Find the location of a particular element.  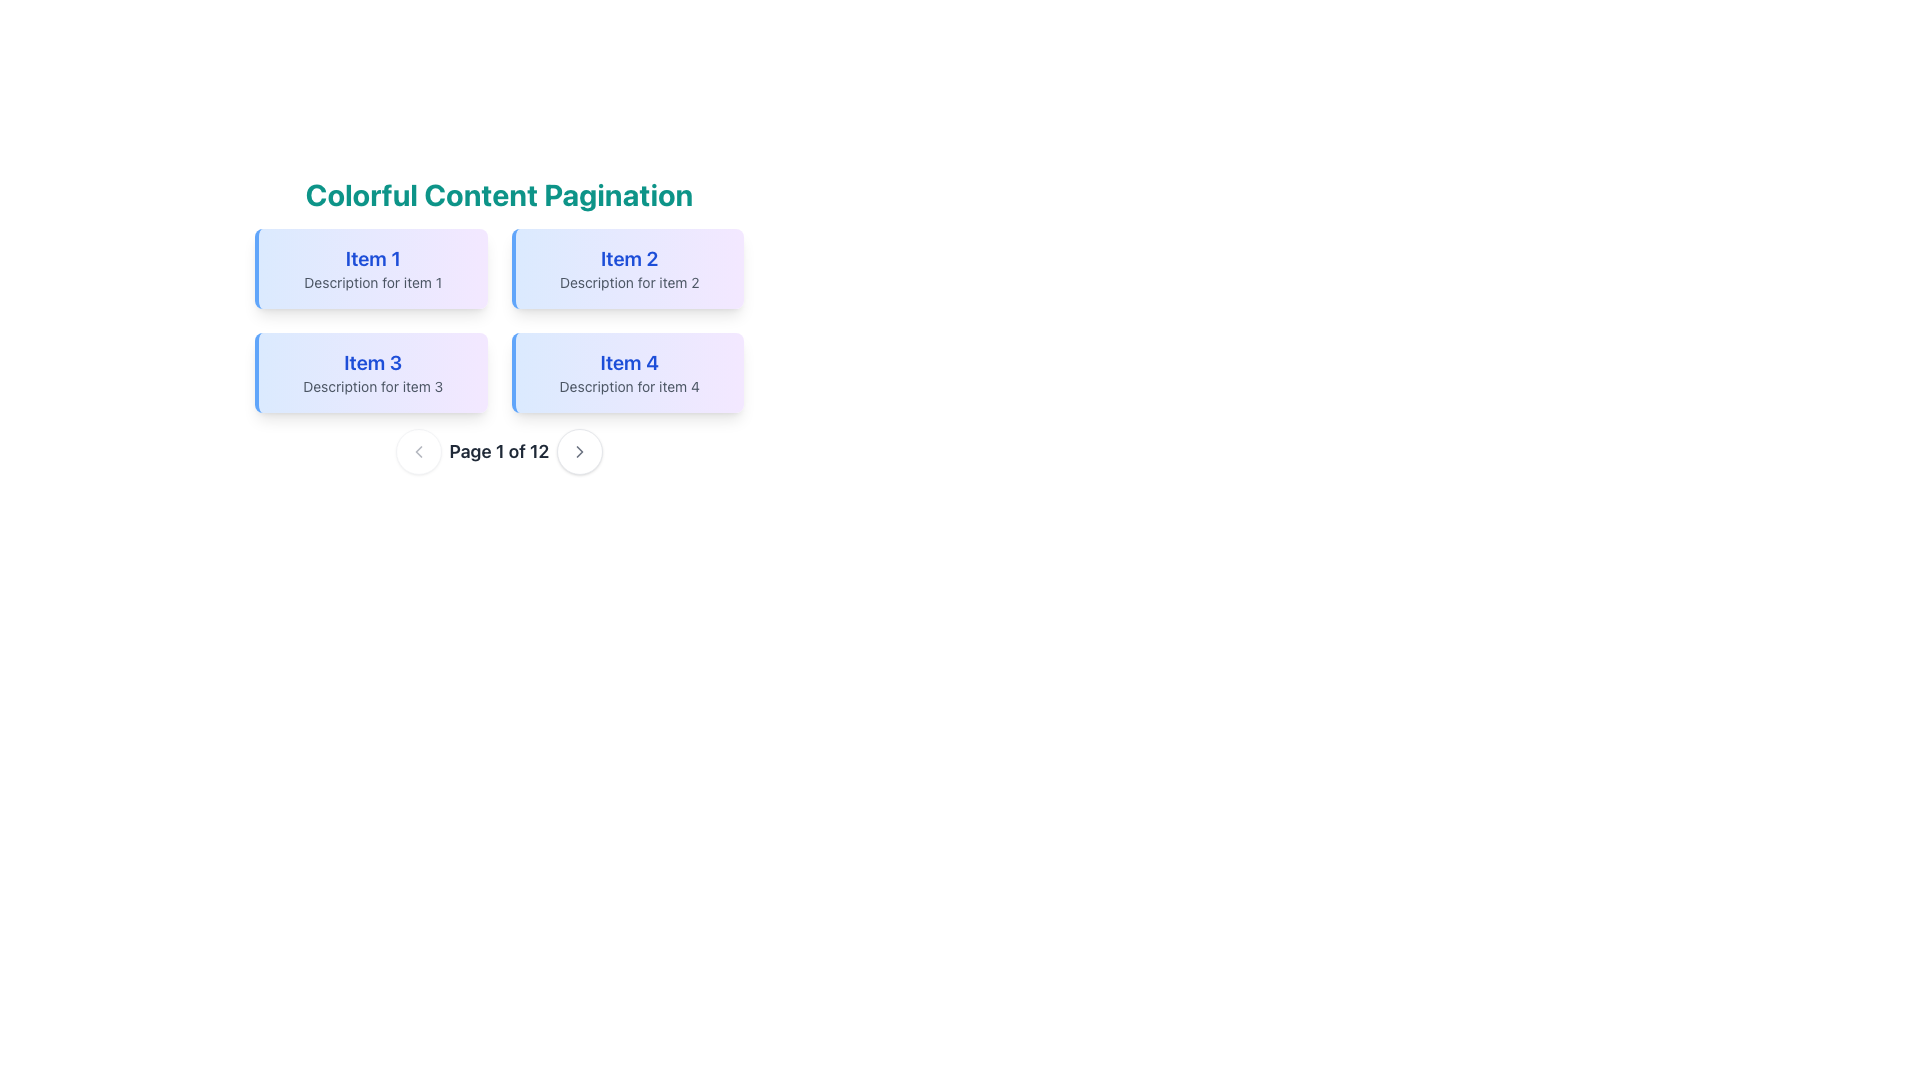

the chevron icon on the pagination controls located to the right of 'Page 1 of 12' is located at coordinates (579, 451).